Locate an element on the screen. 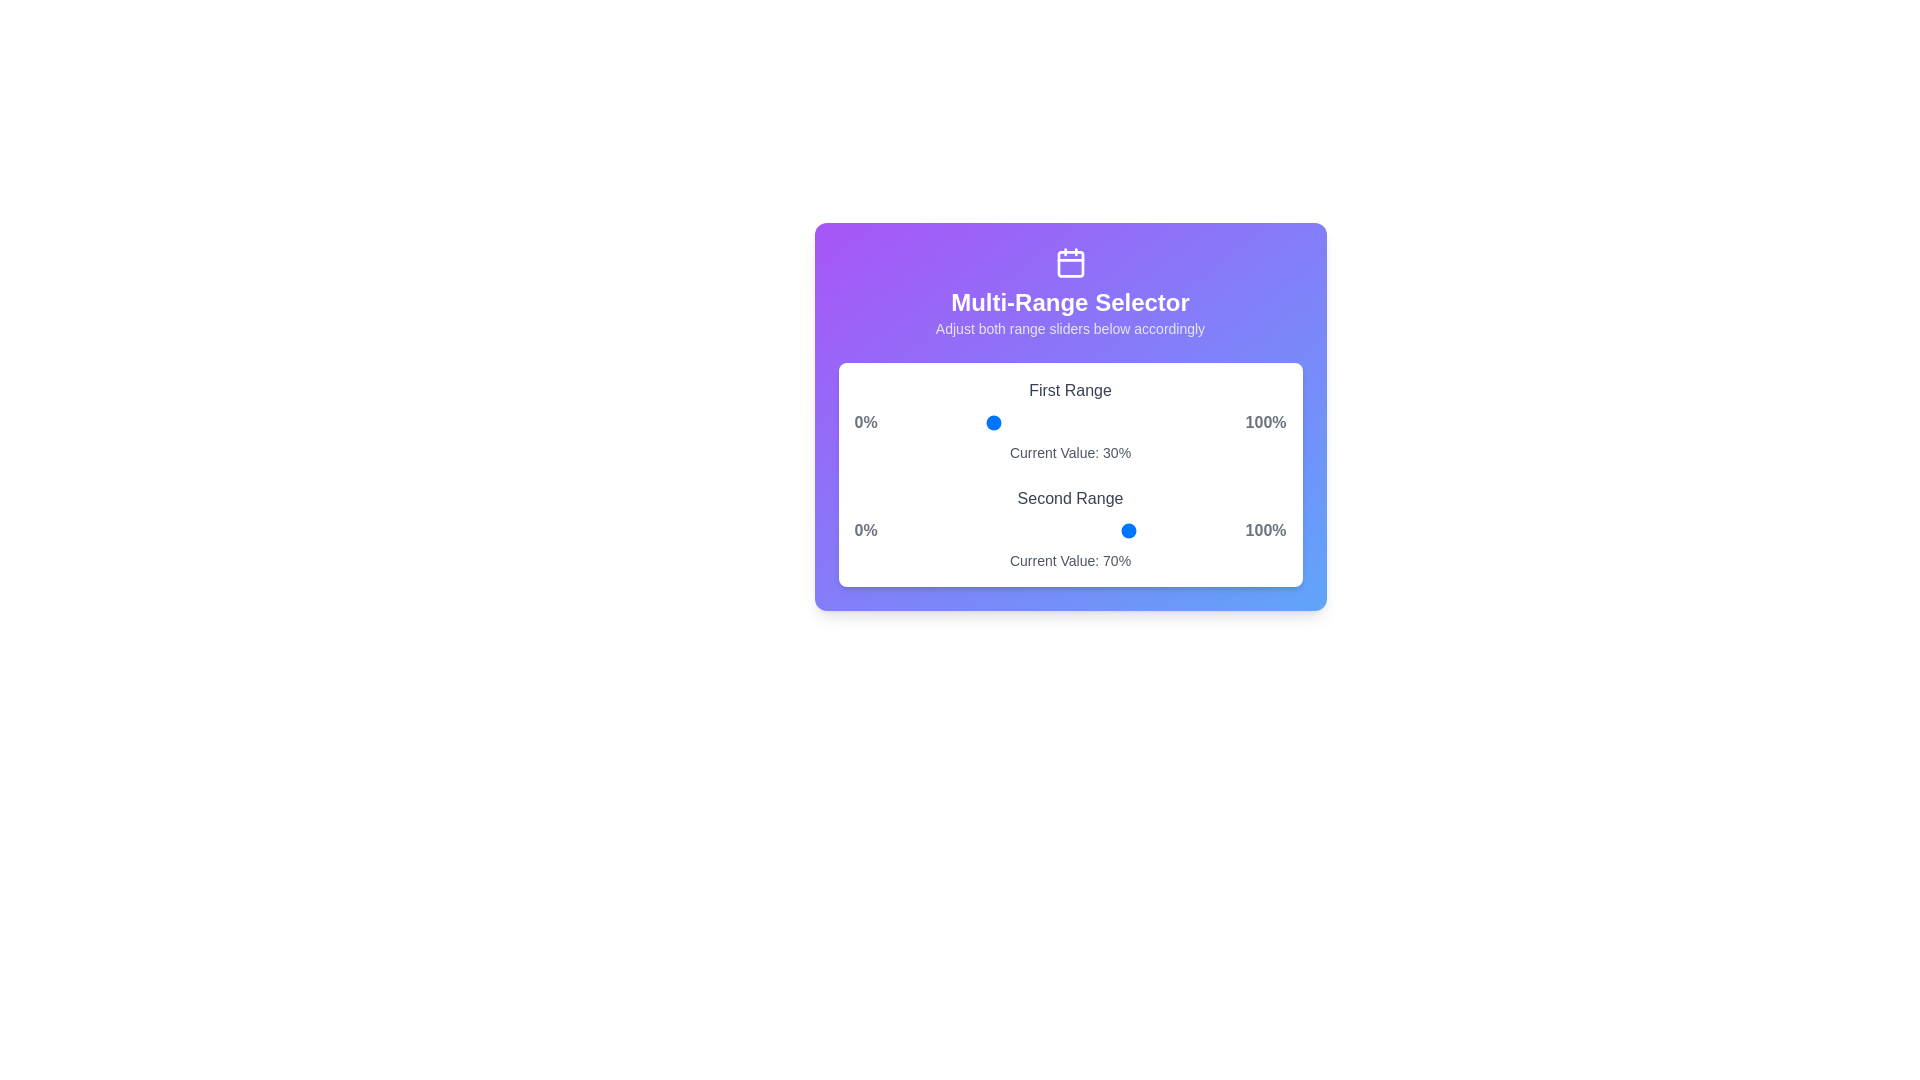  the handle of the first range slider, which allows users is located at coordinates (1069, 419).